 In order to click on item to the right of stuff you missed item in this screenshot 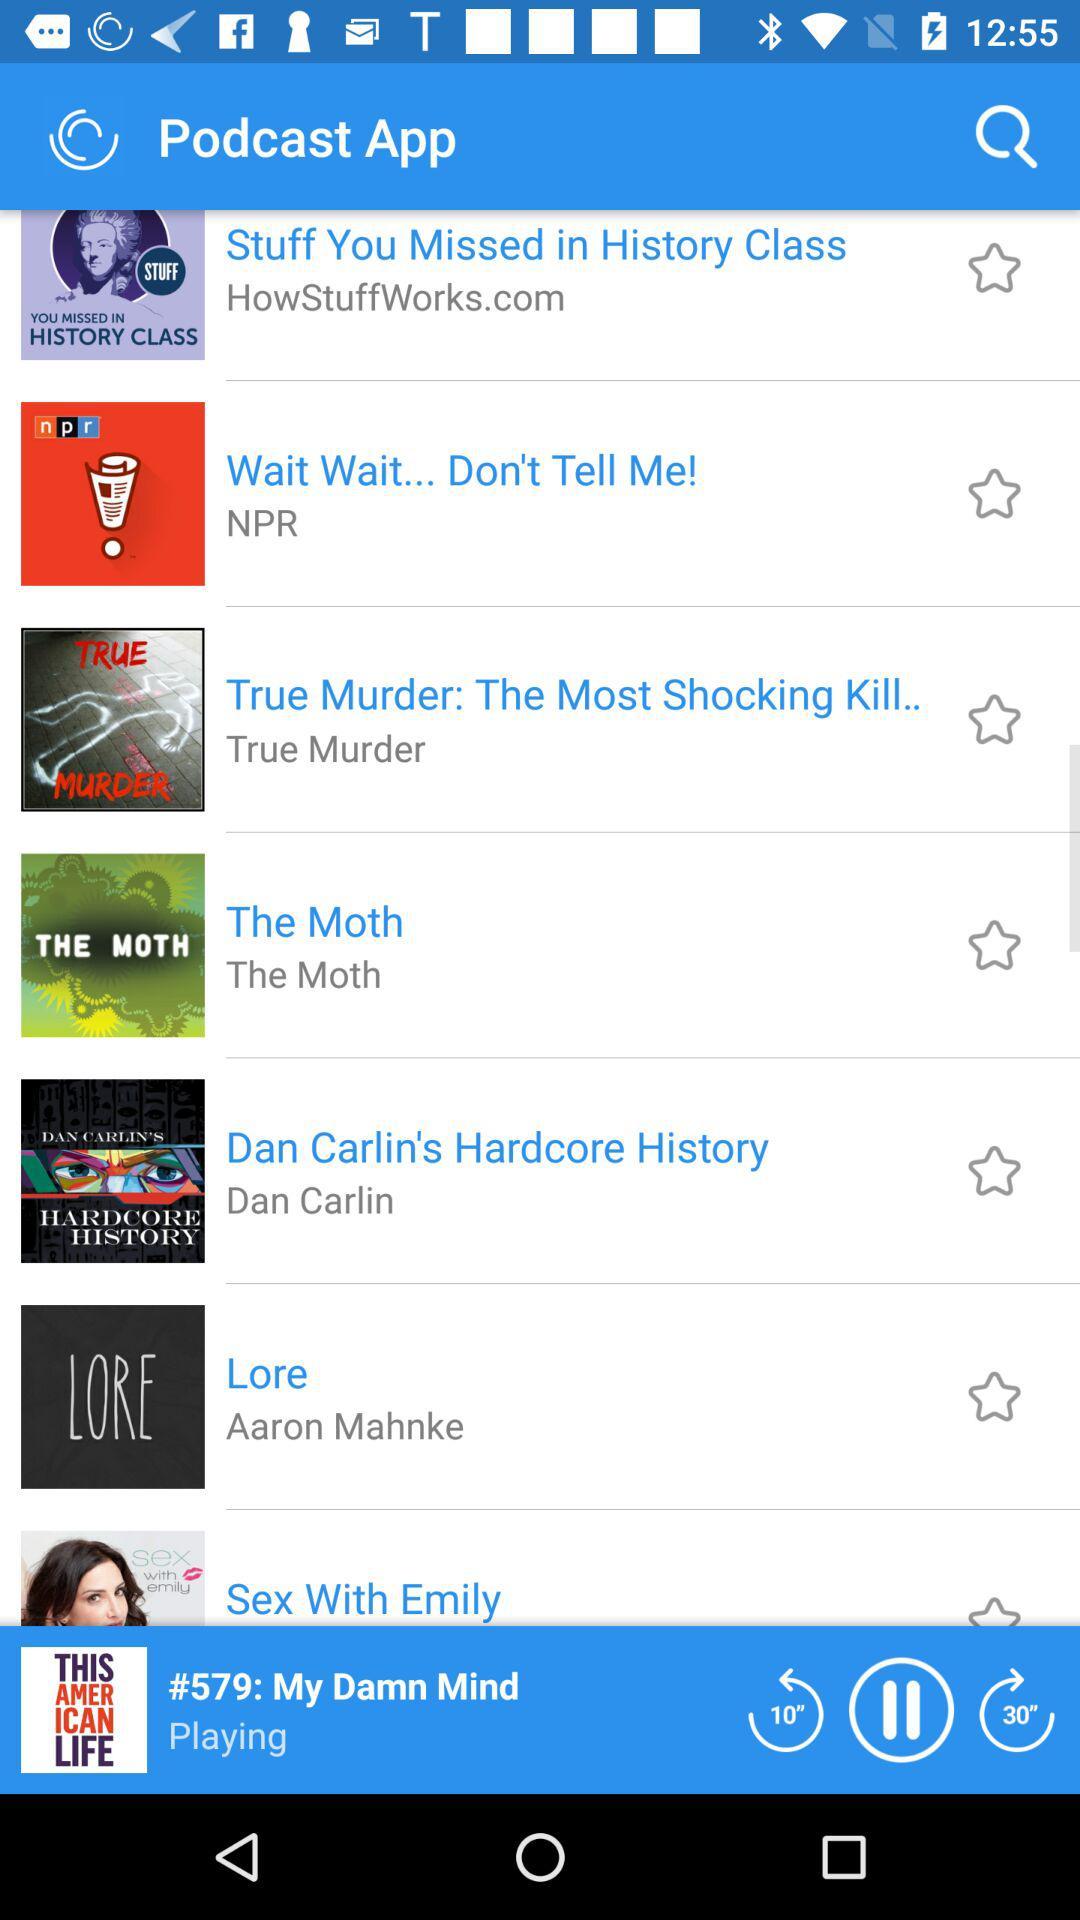, I will do `click(1006, 135)`.